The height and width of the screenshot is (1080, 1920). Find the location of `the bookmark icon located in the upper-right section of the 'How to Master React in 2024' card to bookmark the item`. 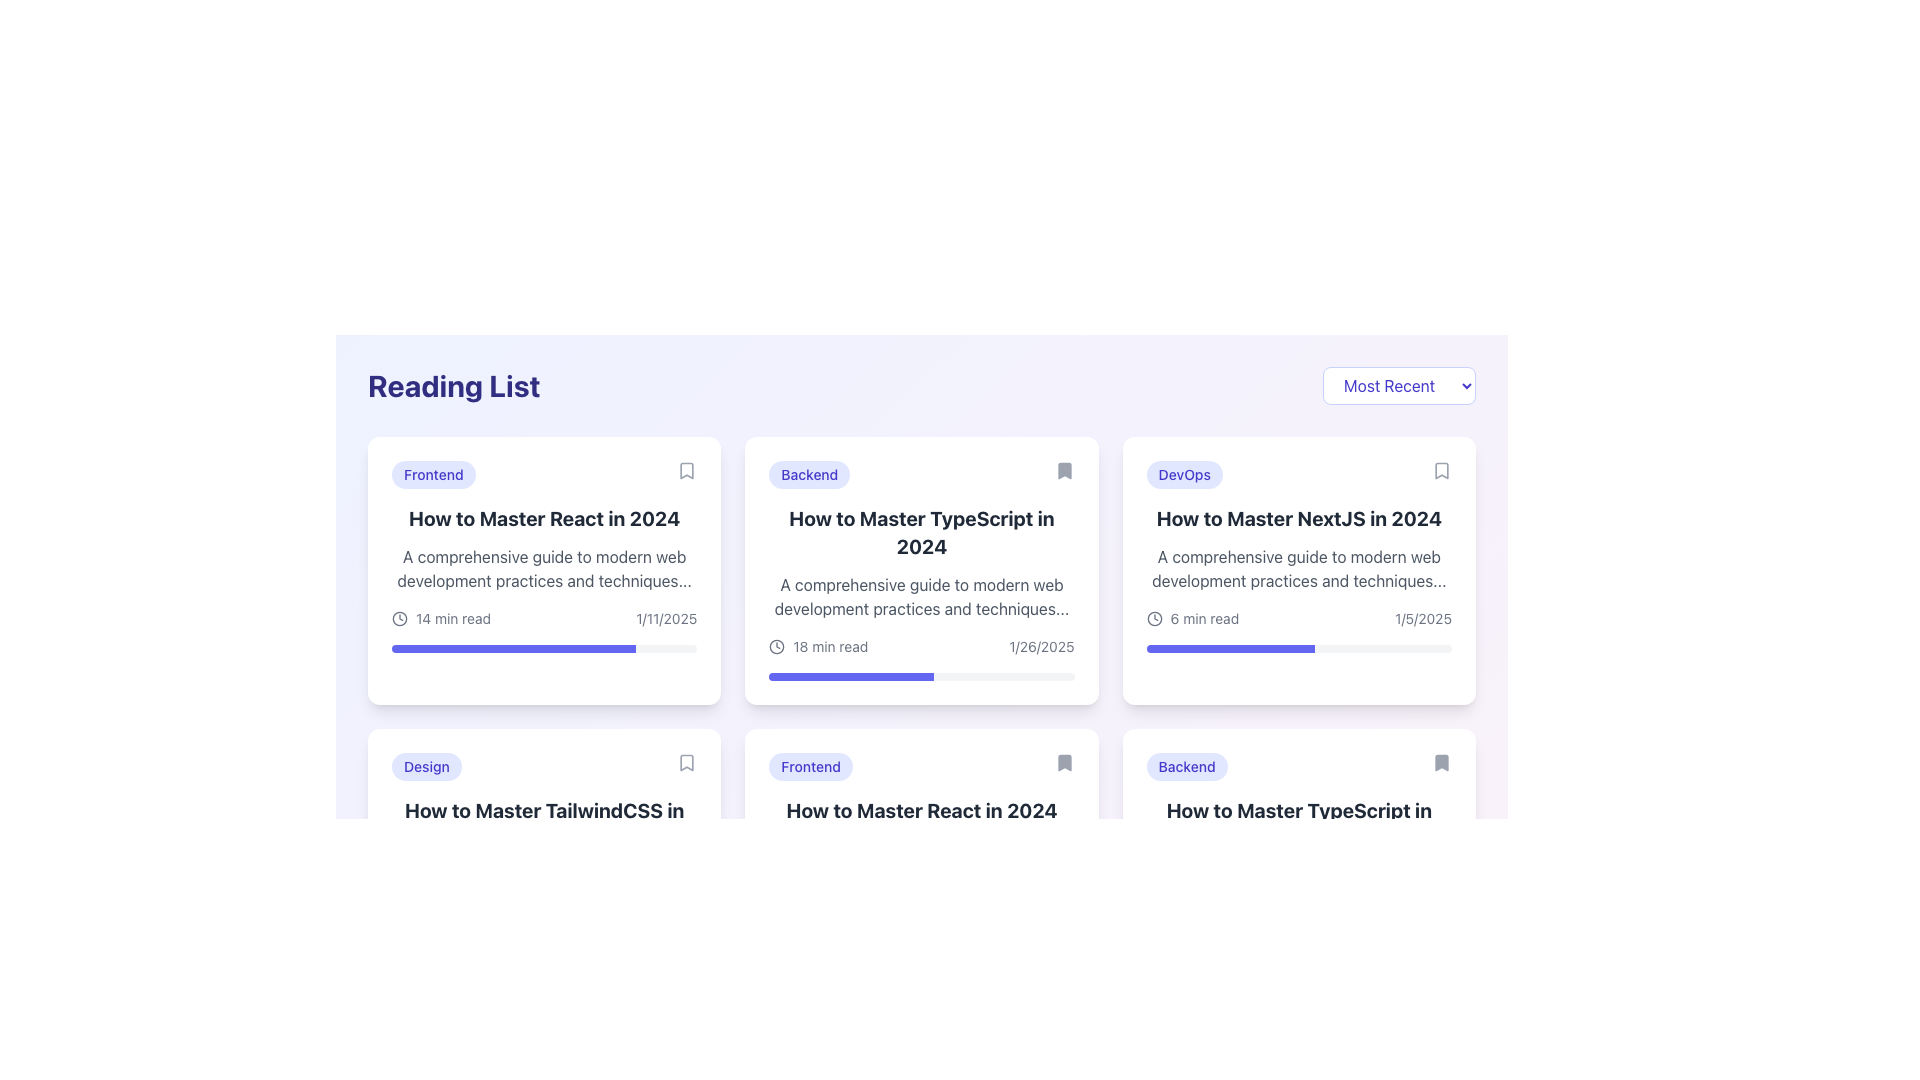

the bookmark icon located in the upper-right section of the 'How to Master React in 2024' card to bookmark the item is located at coordinates (1063, 763).